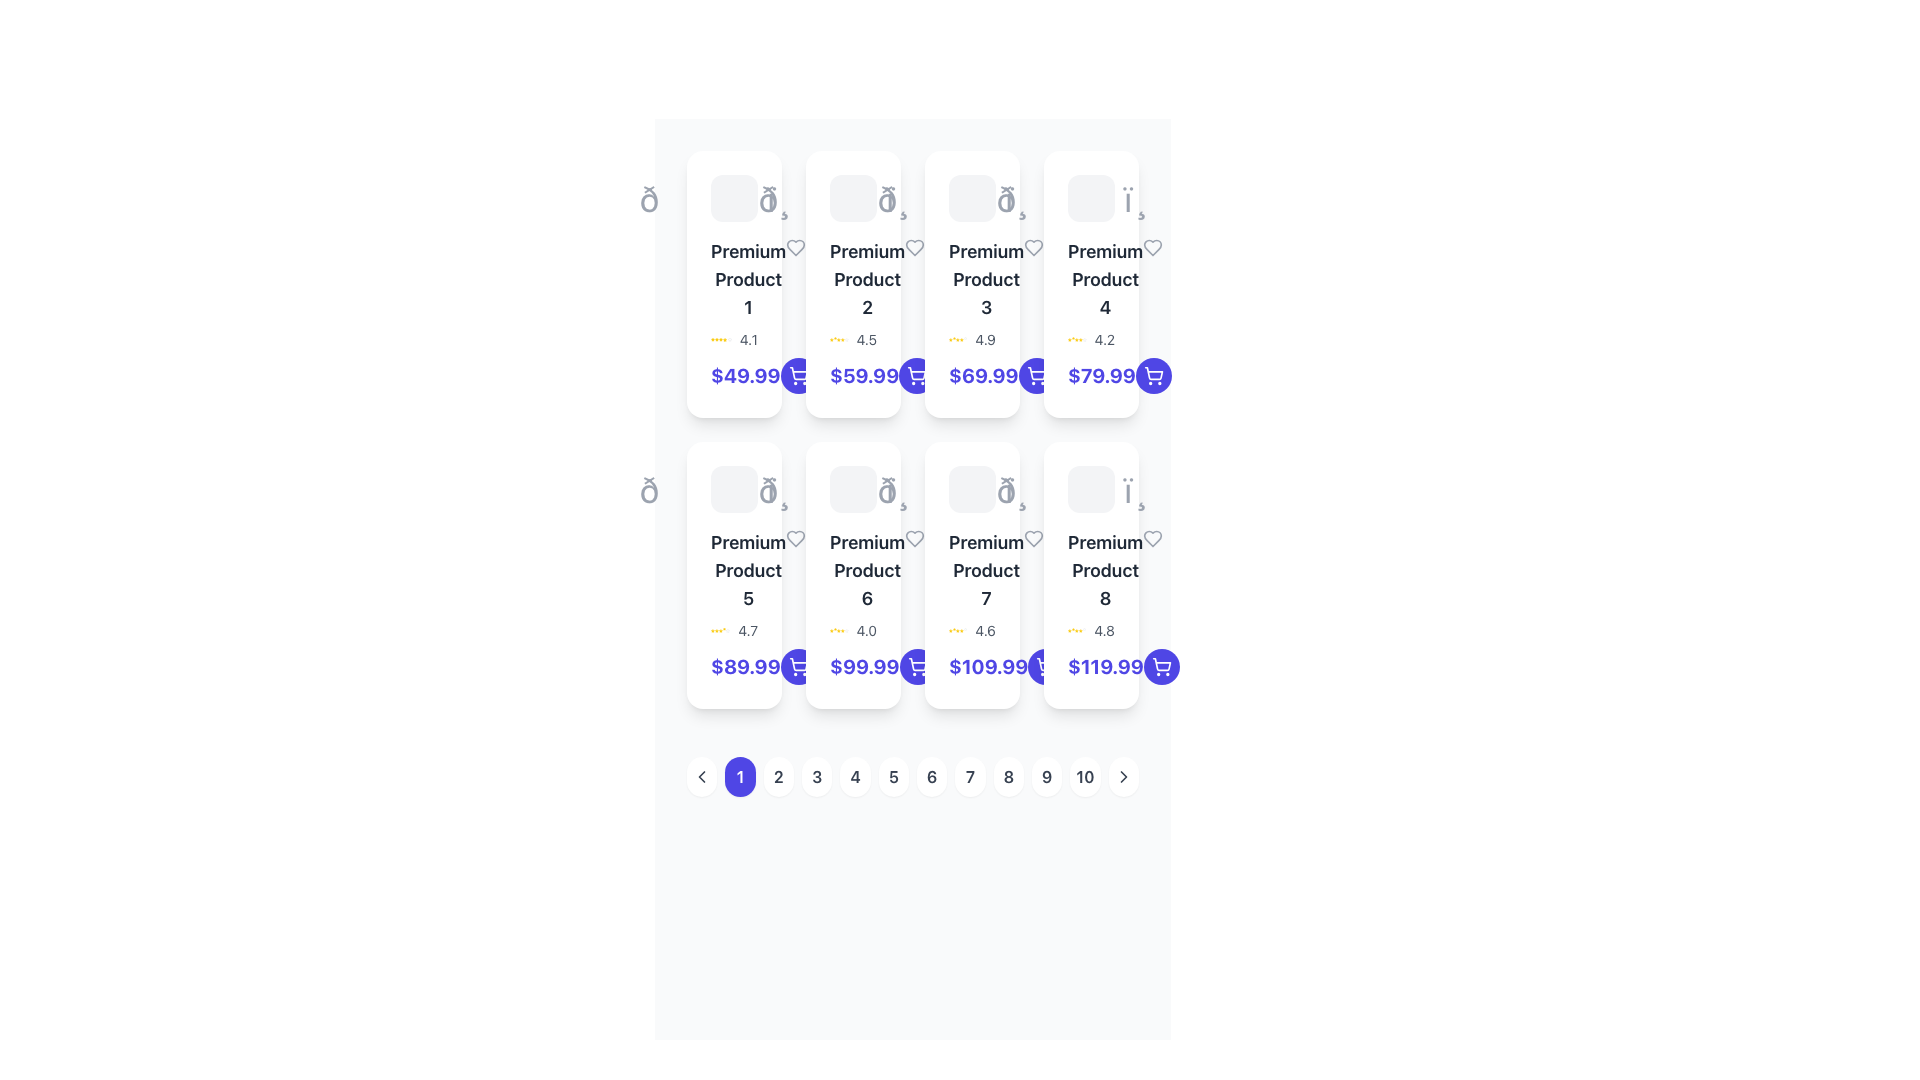 This screenshot has height=1080, width=1920. What do you see at coordinates (817, 775) in the screenshot?
I see `the circular button displaying the number '3'` at bounding box center [817, 775].